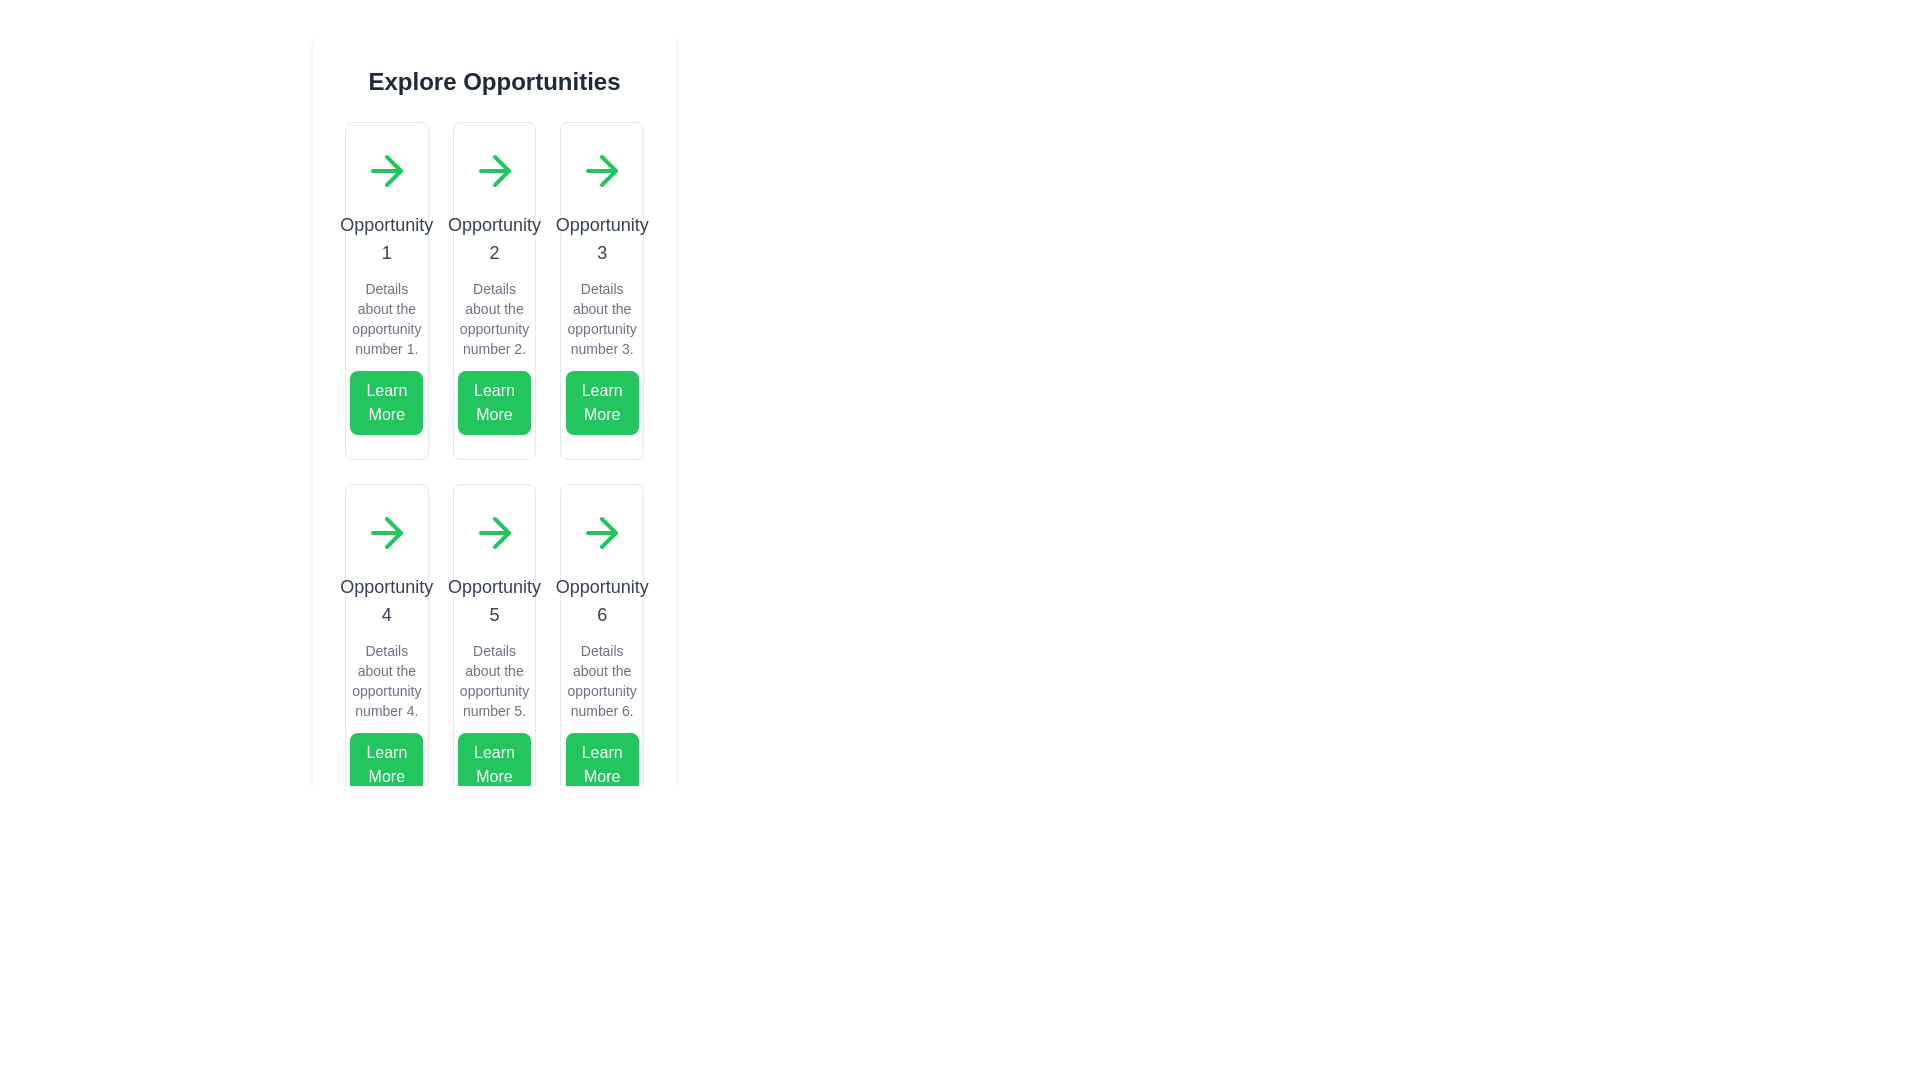 The height and width of the screenshot is (1080, 1920). Describe the element at coordinates (494, 764) in the screenshot. I see `the green button labeled 'Learn More' located below the title 'Opportunity 5'` at that location.